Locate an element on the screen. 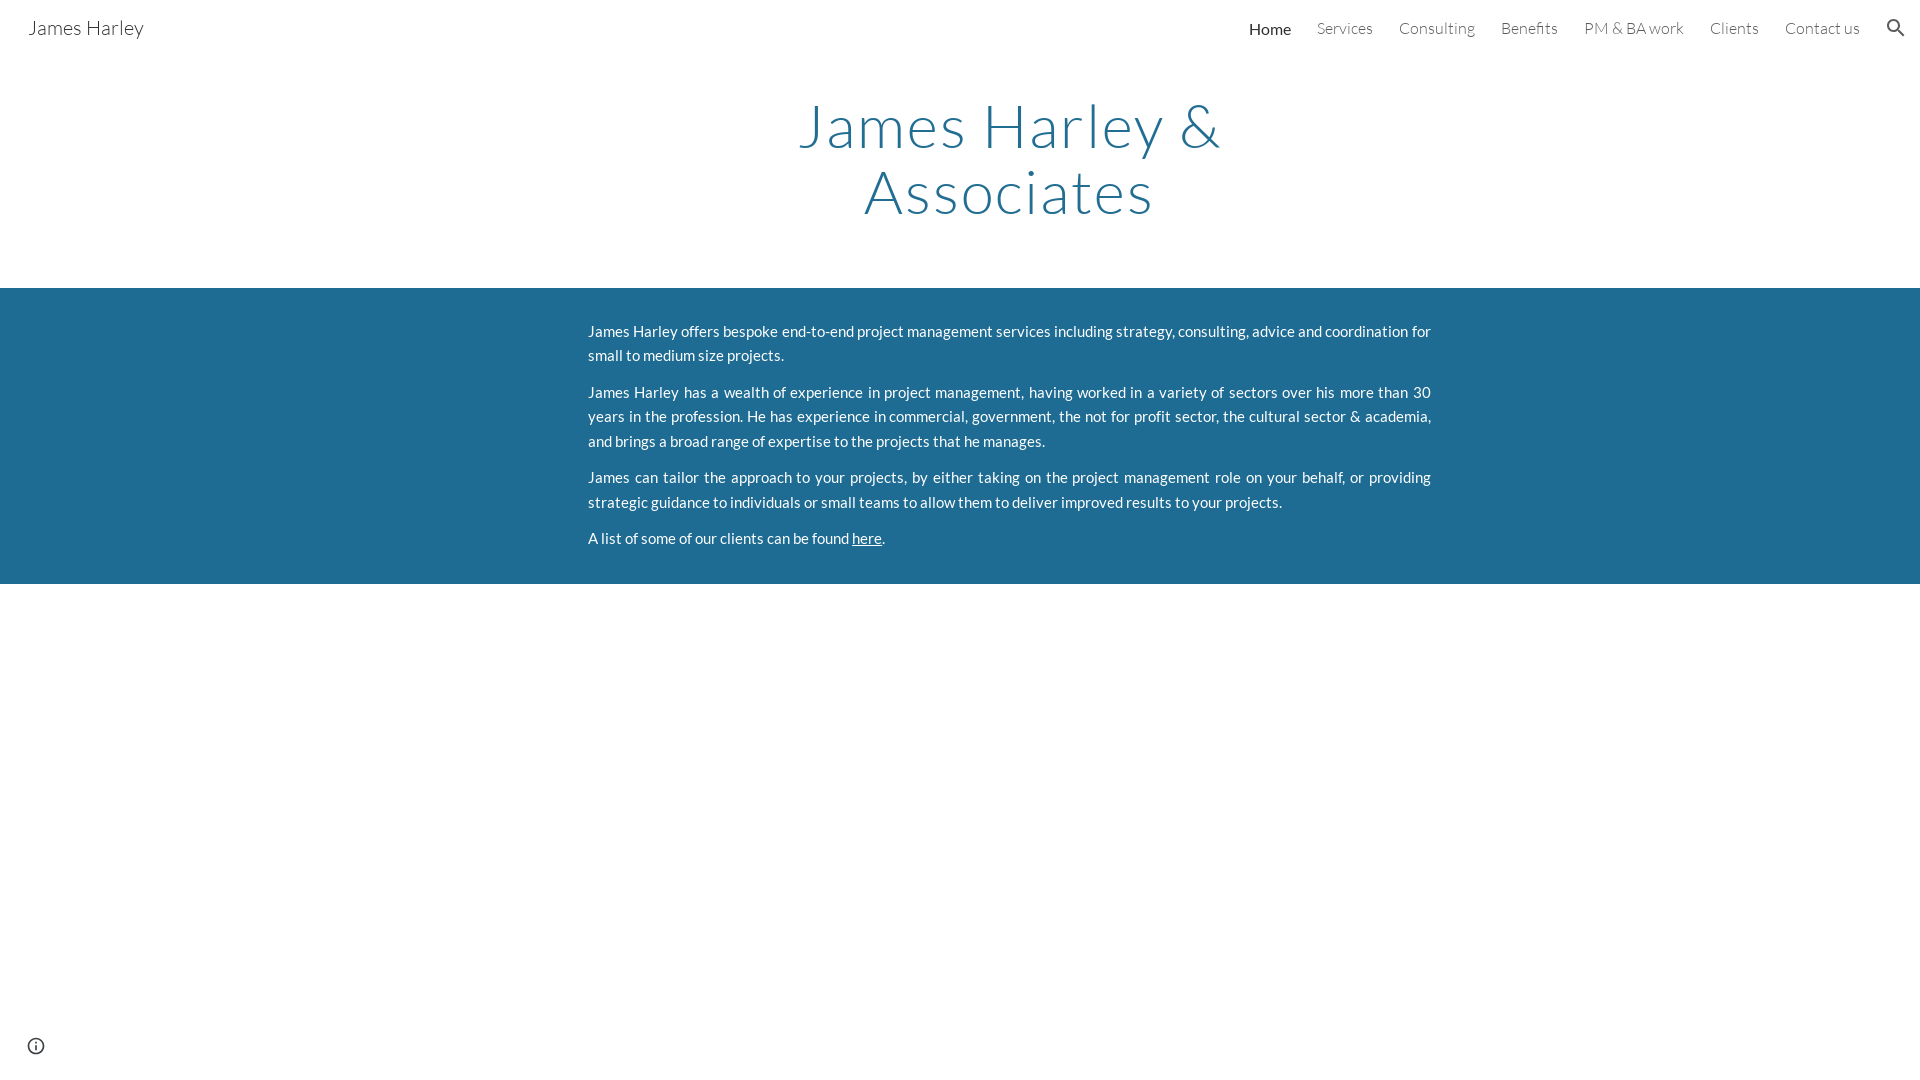 Image resolution: width=1920 pixels, height=1080 pixels. 'Consulting' is located at coordinates (1397, 27).